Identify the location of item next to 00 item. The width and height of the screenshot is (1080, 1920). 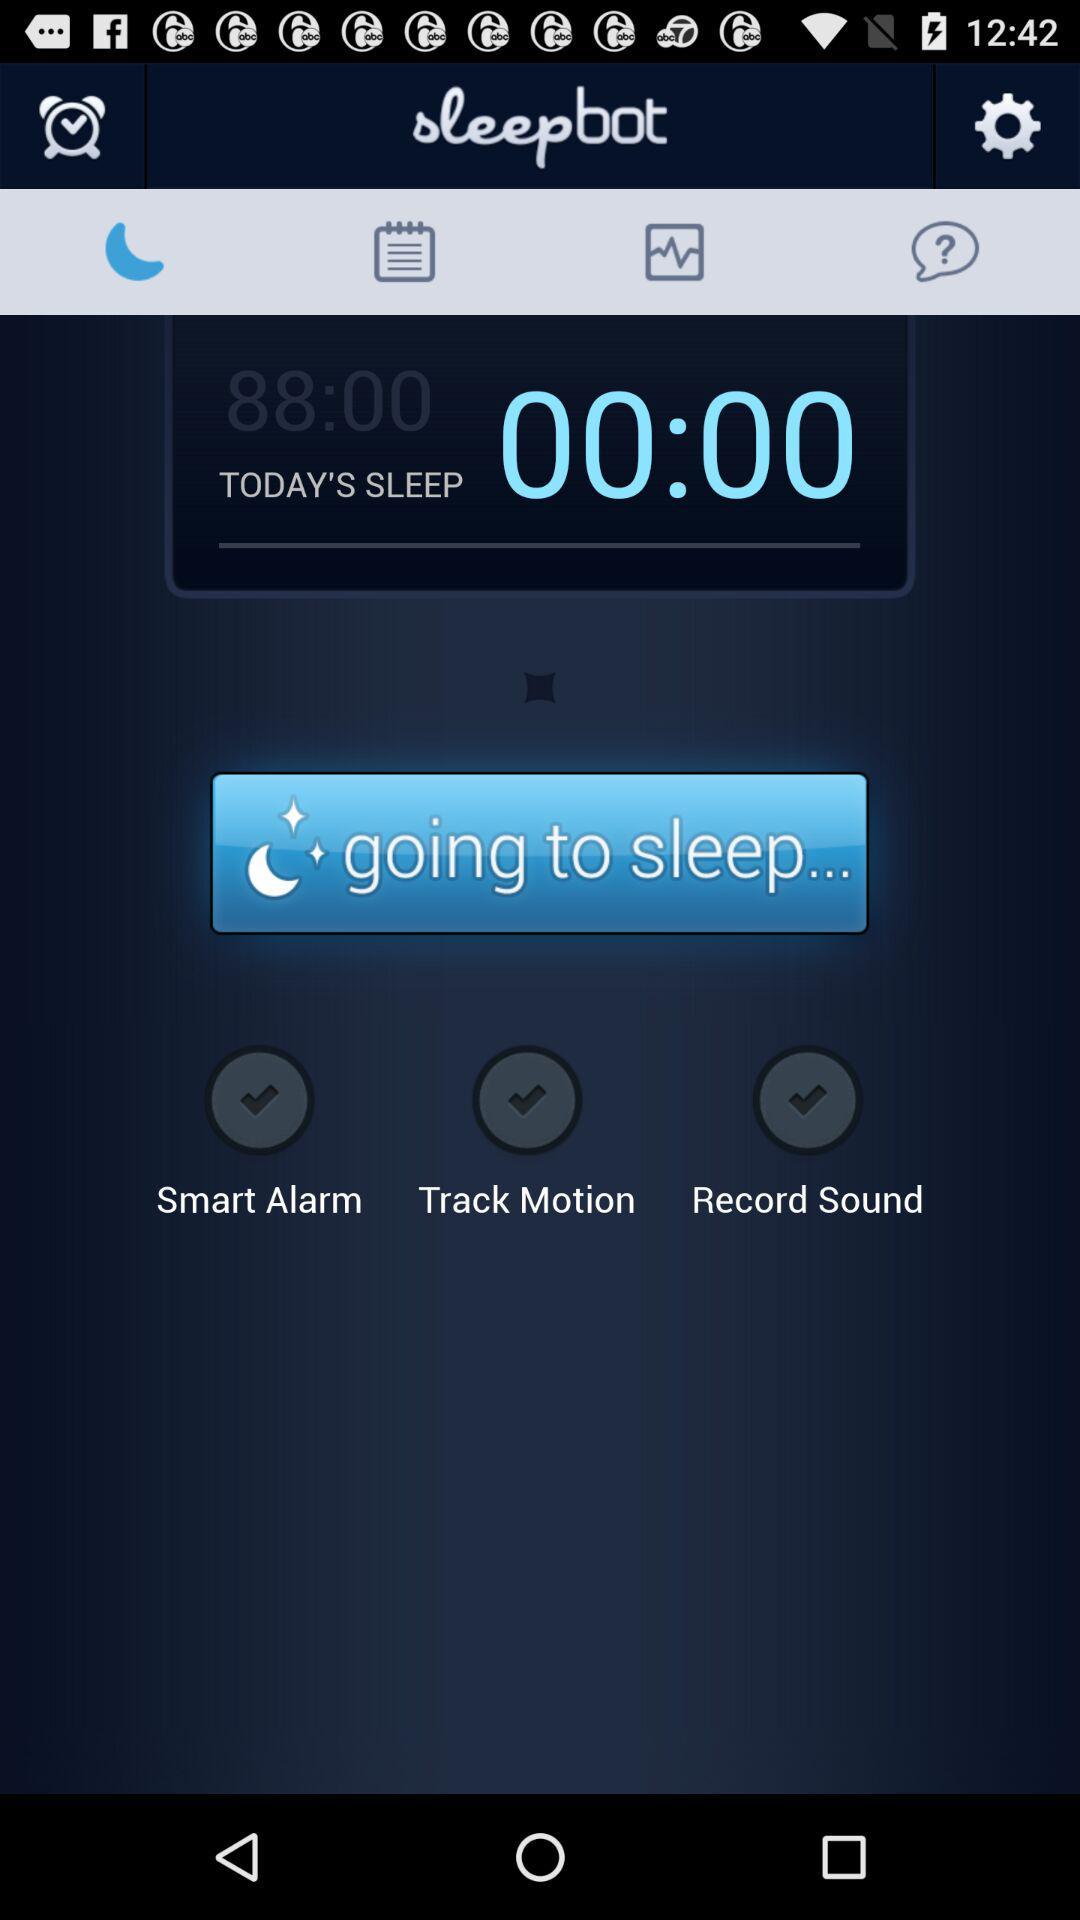
(594, 438).